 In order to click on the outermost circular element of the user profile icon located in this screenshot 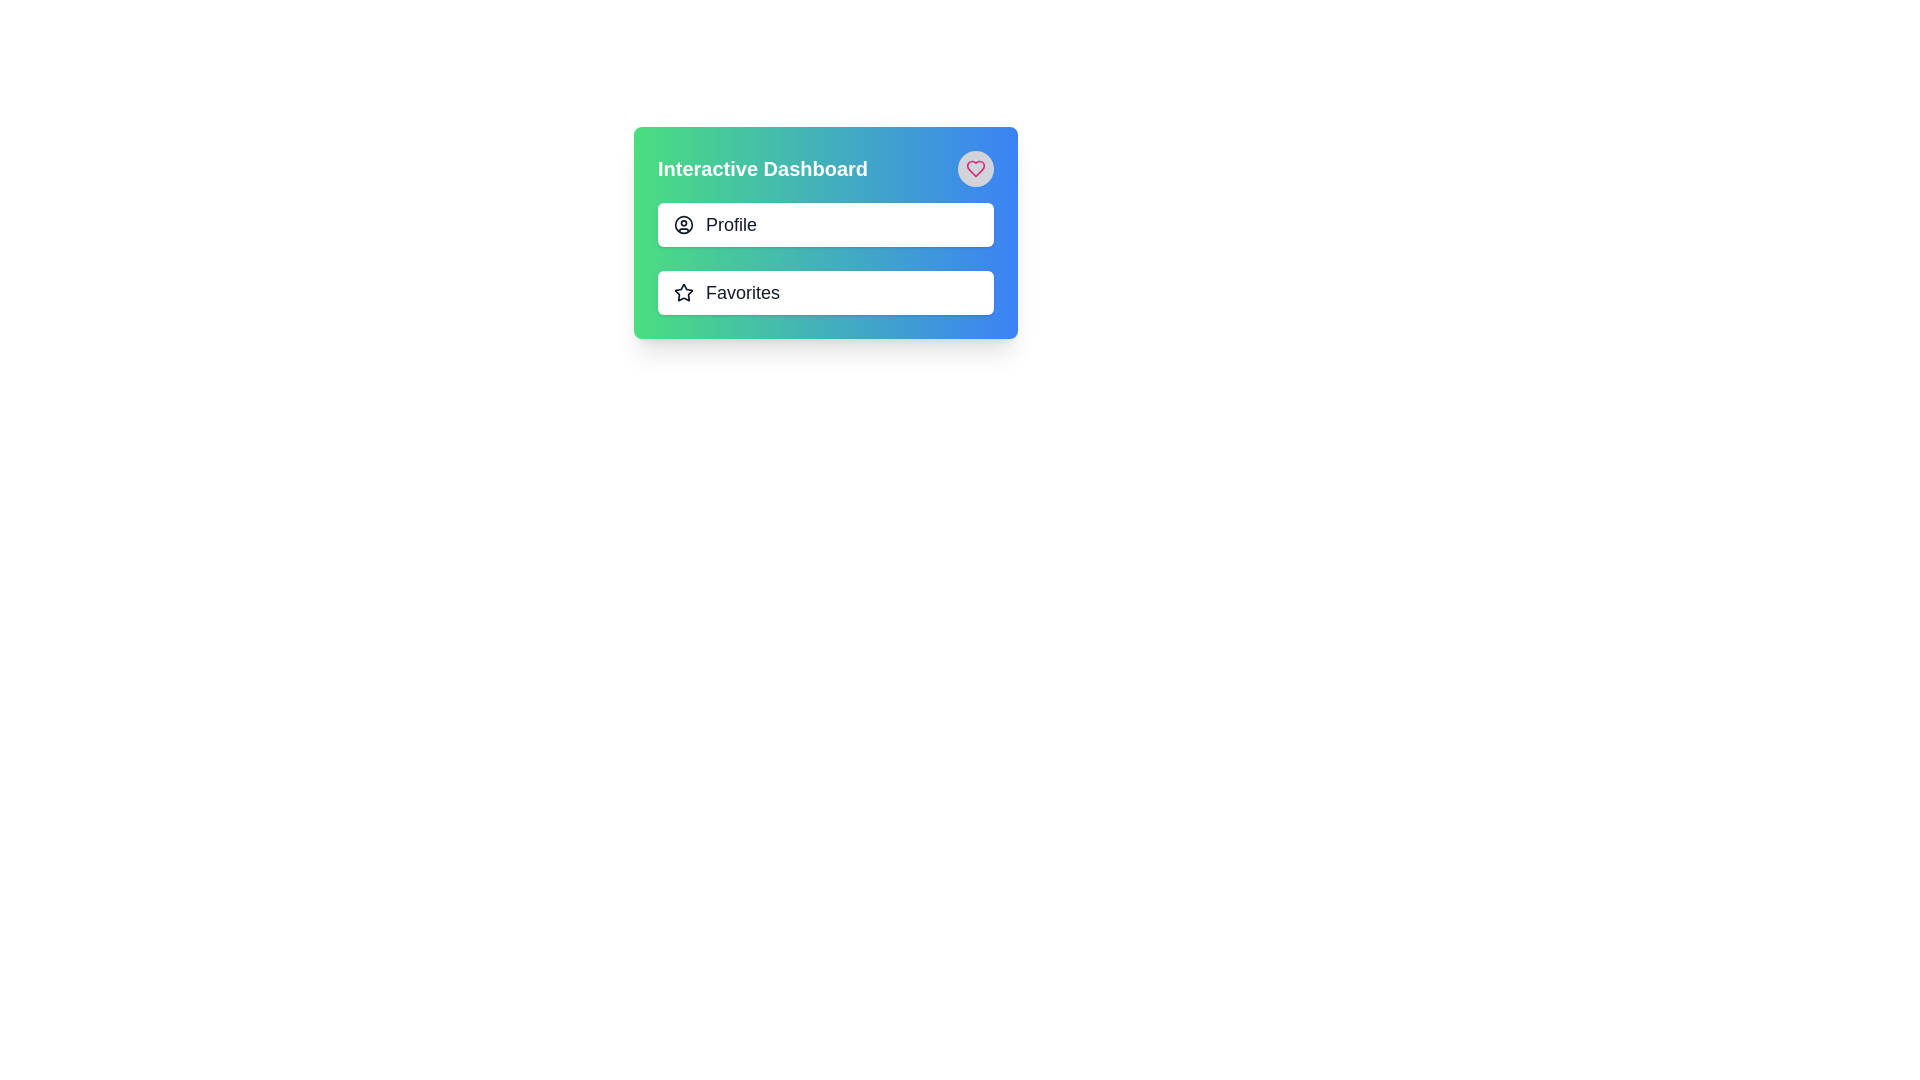, I will do `click(684, 224)`.